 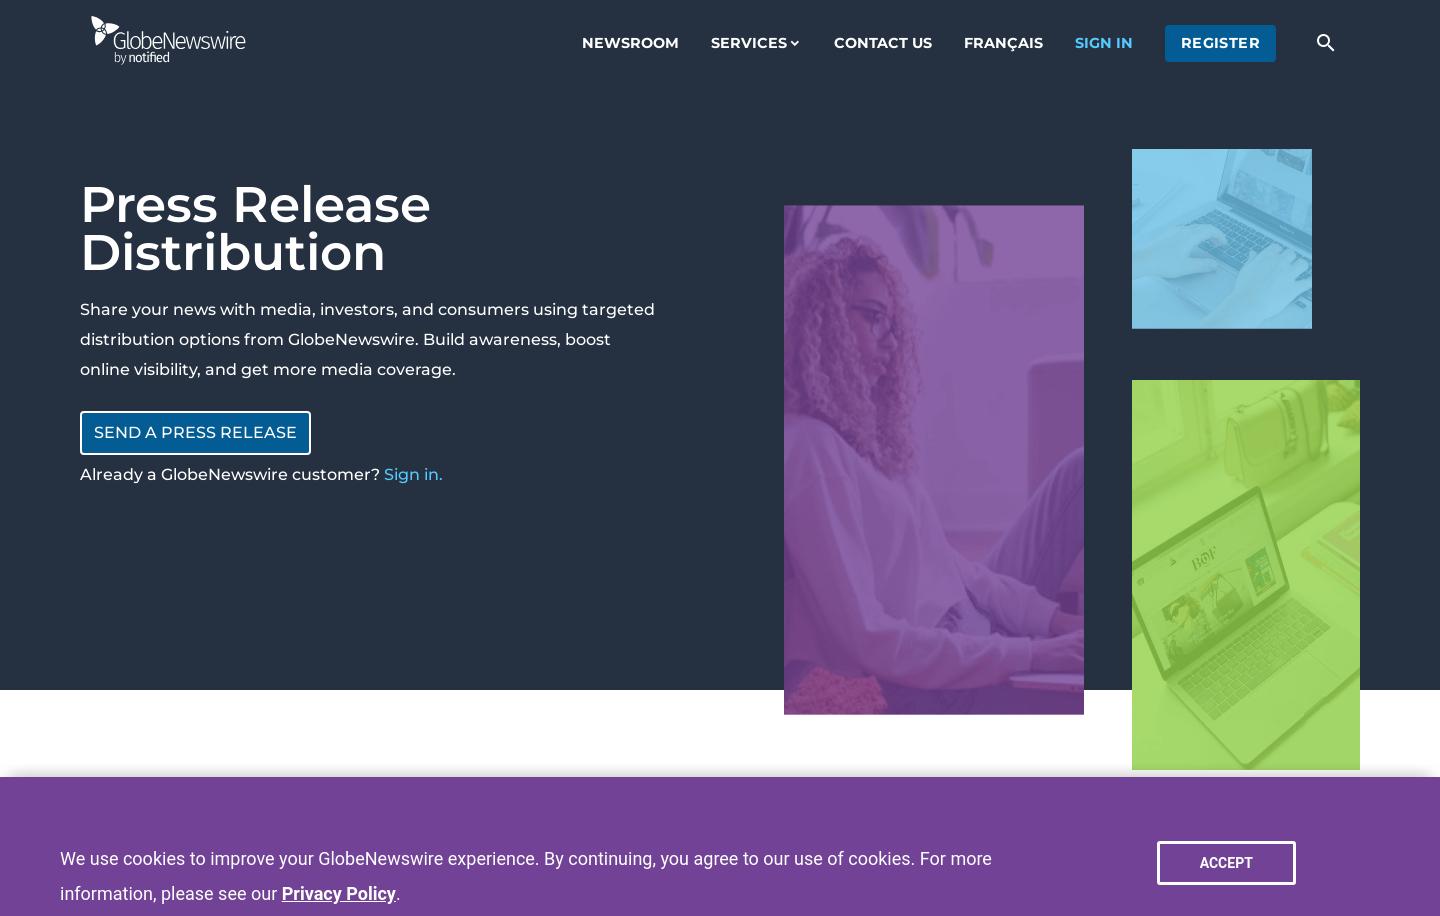 What do you see at coordinates (412, 474) in the screenshot?
I see `'Sign in.'` at bounding box center [412, 474].